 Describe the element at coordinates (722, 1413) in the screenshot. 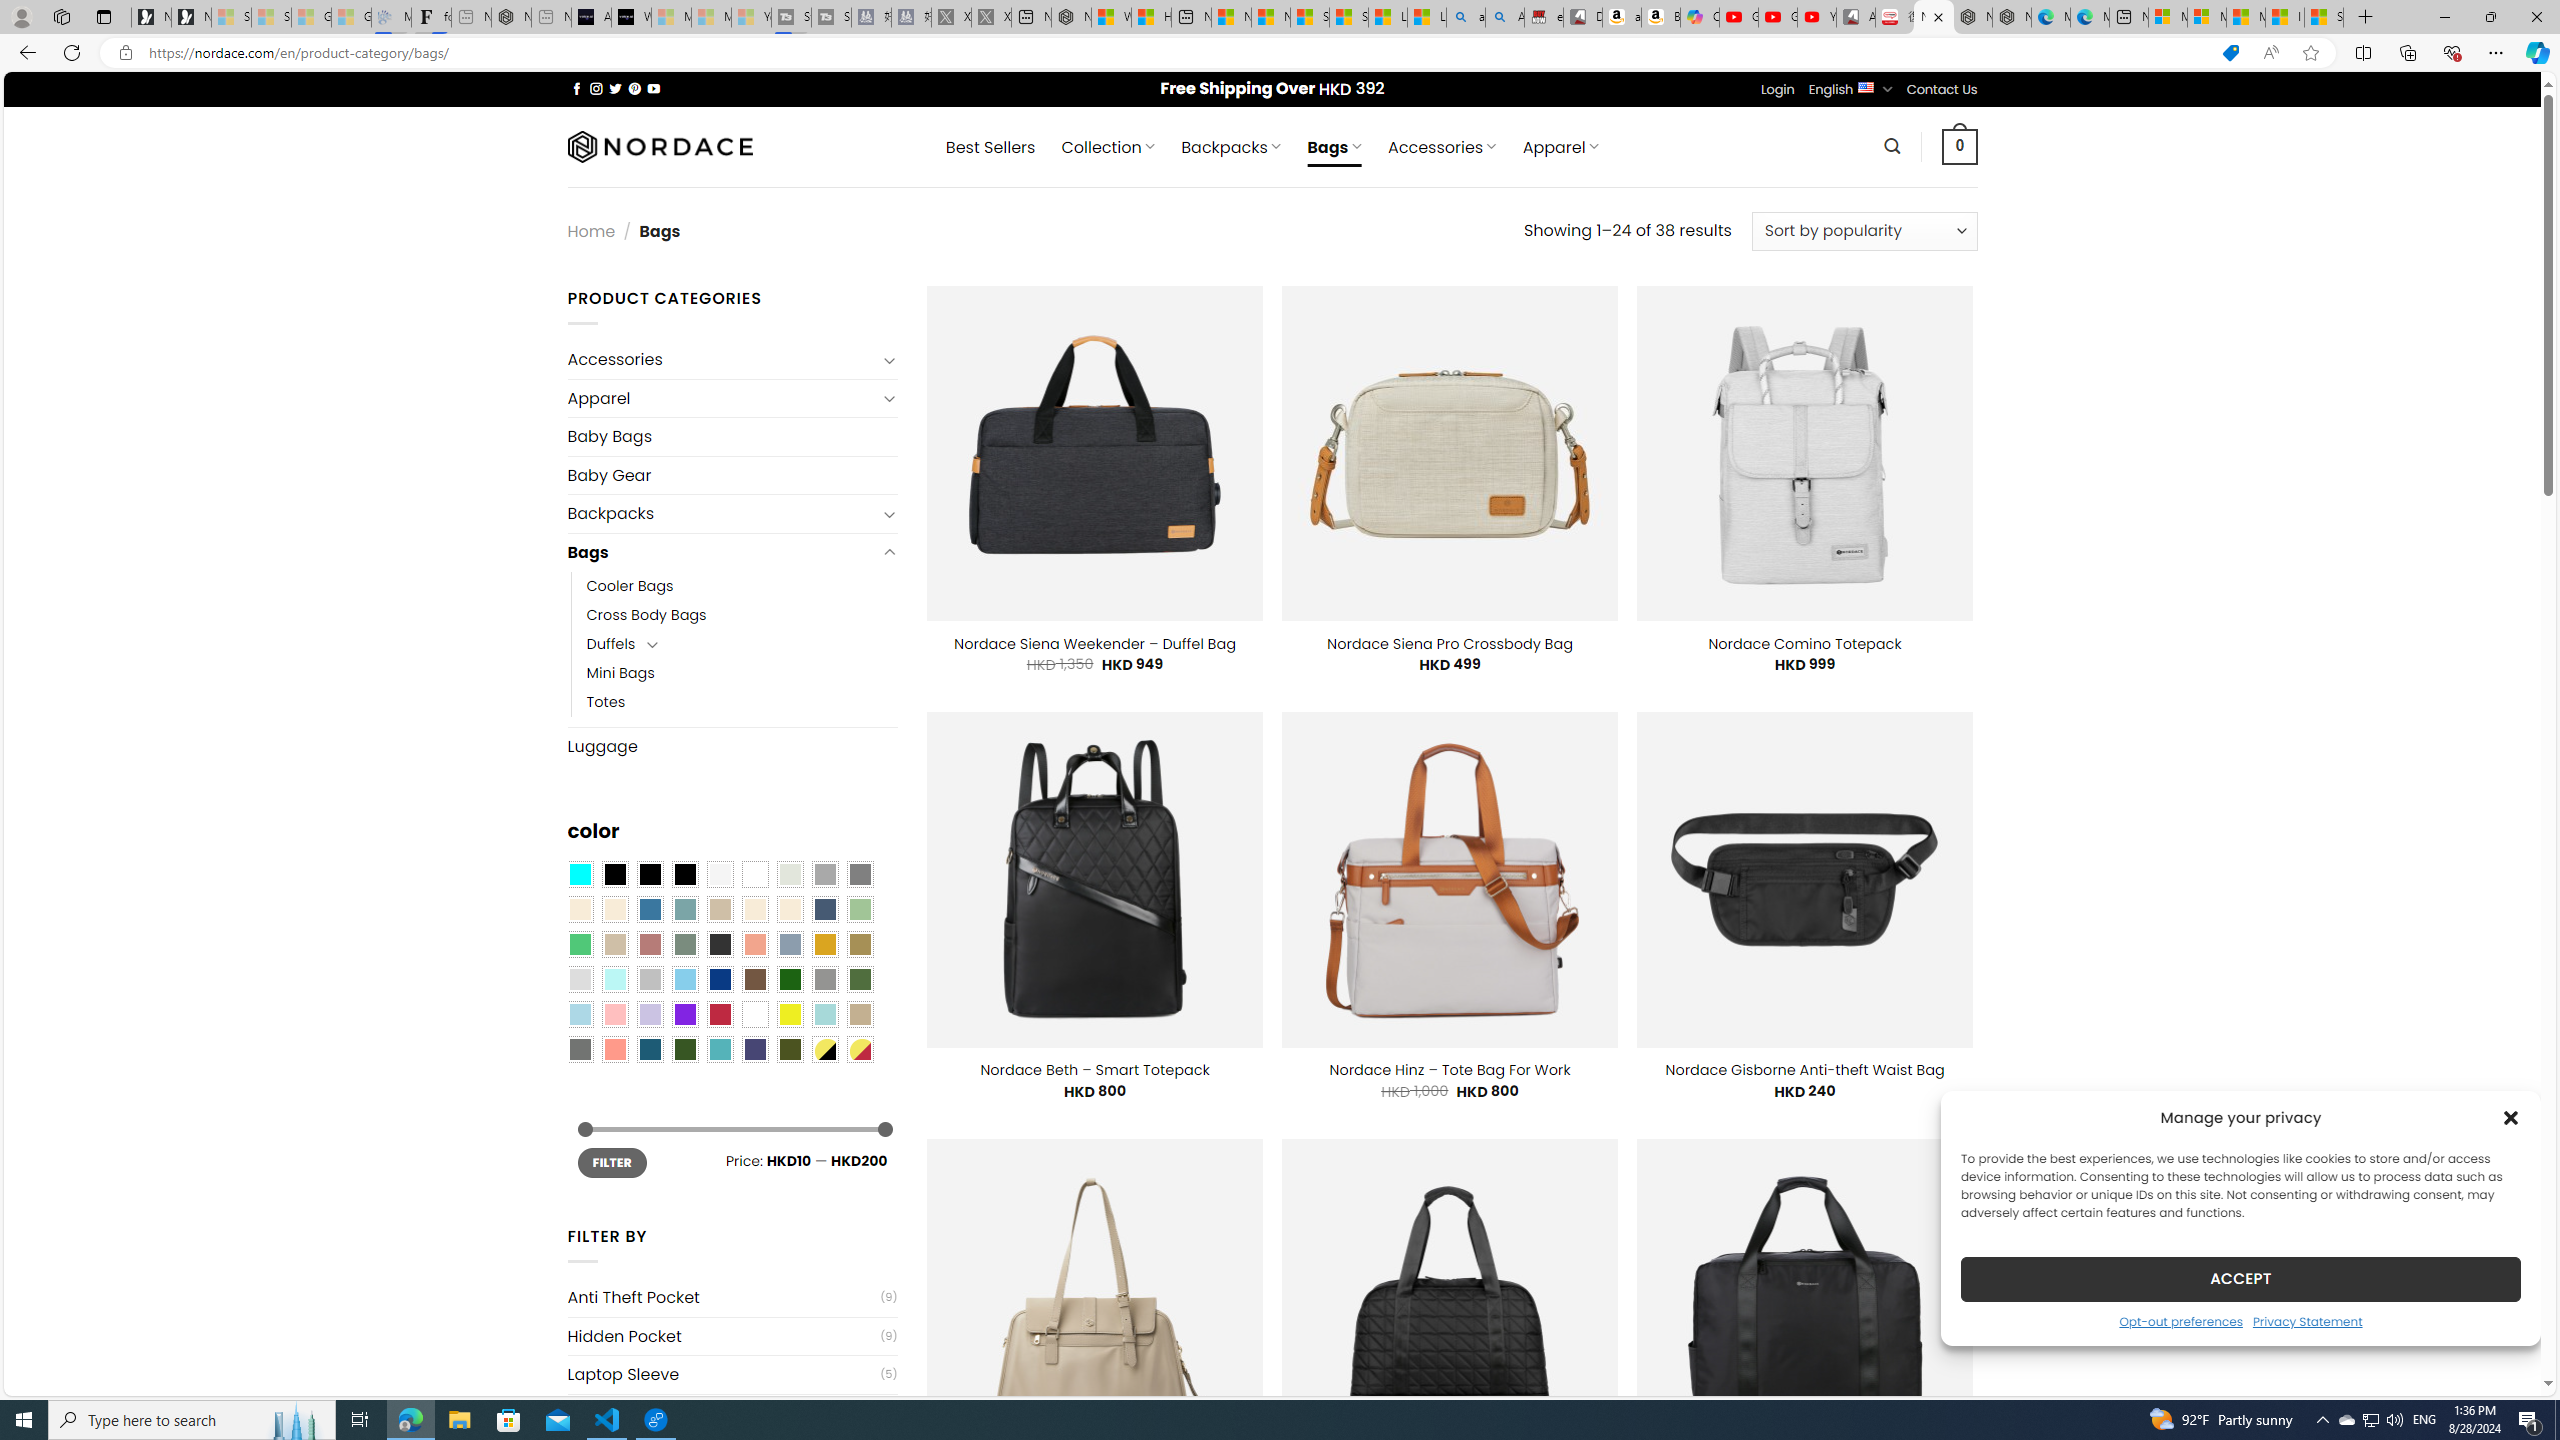

I see `'USB Charging Port'` at that location.